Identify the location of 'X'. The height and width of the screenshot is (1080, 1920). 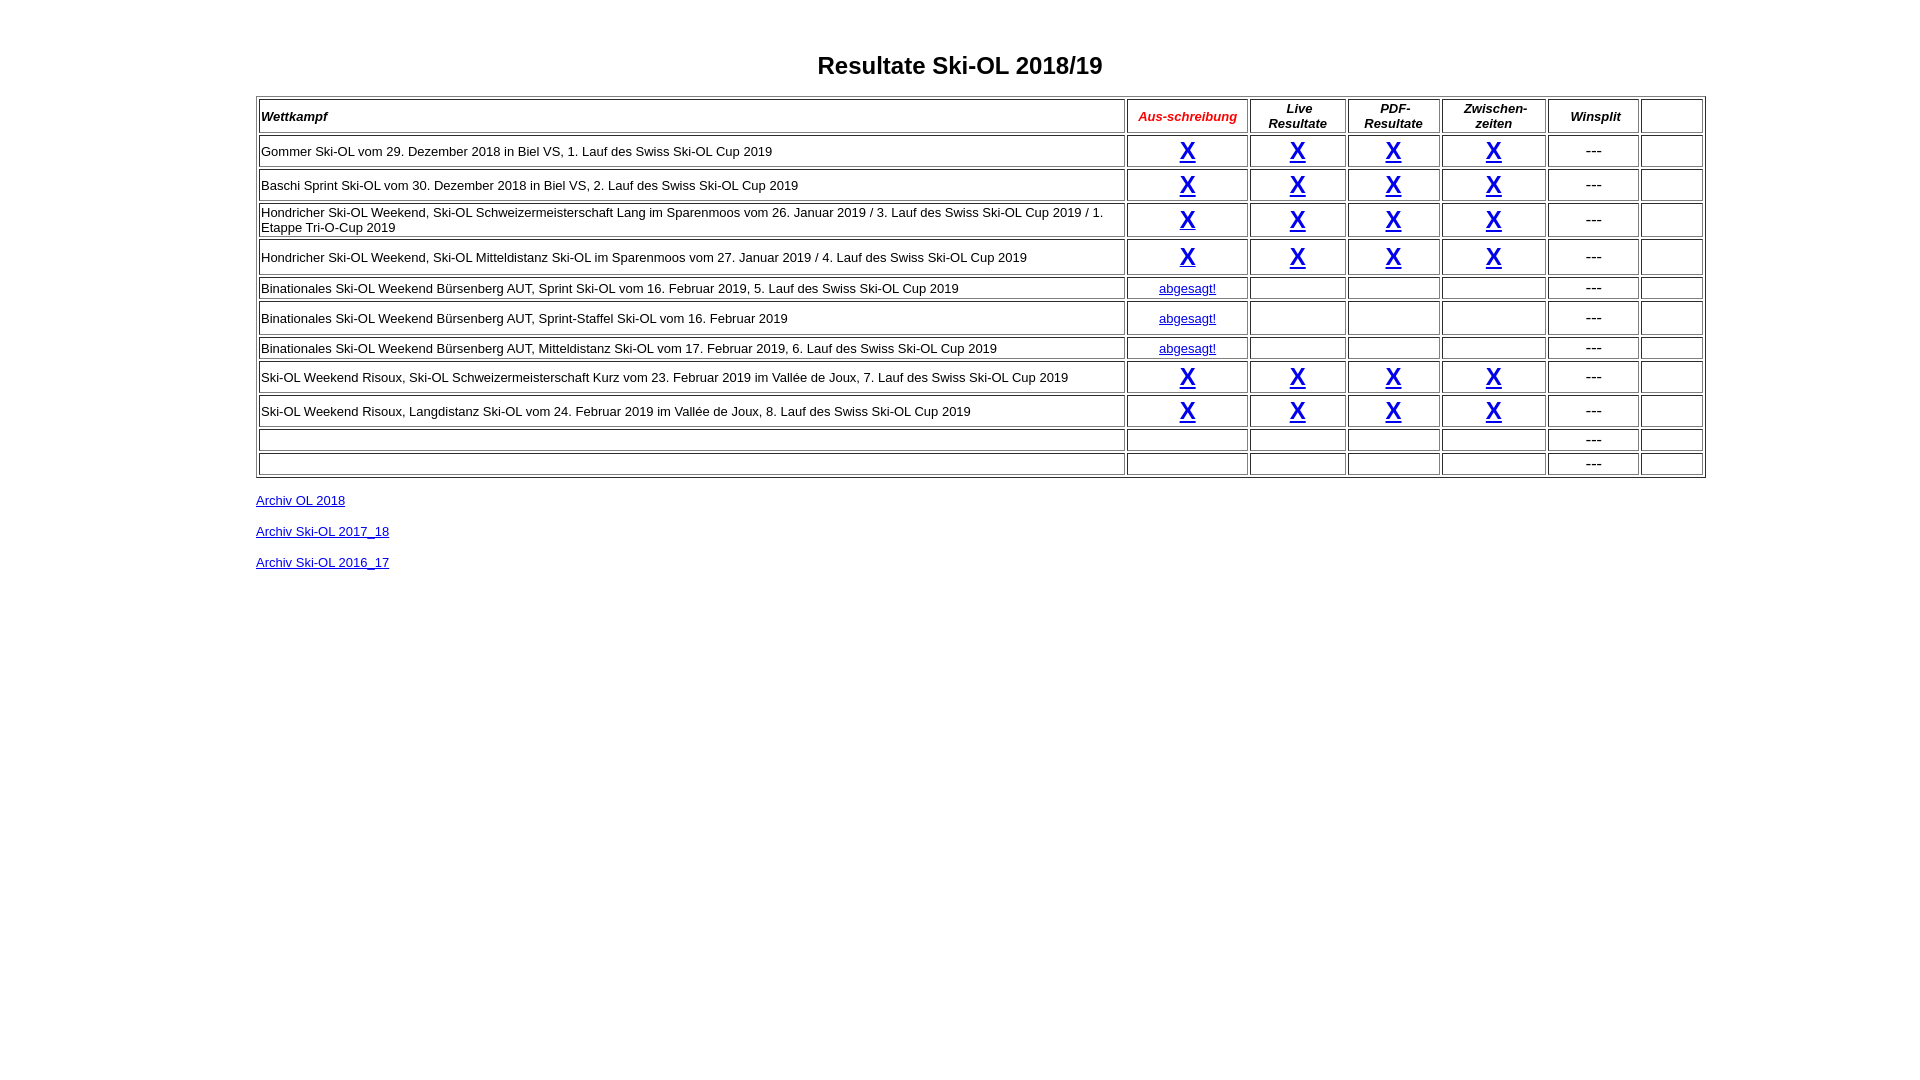
(1493, 255).